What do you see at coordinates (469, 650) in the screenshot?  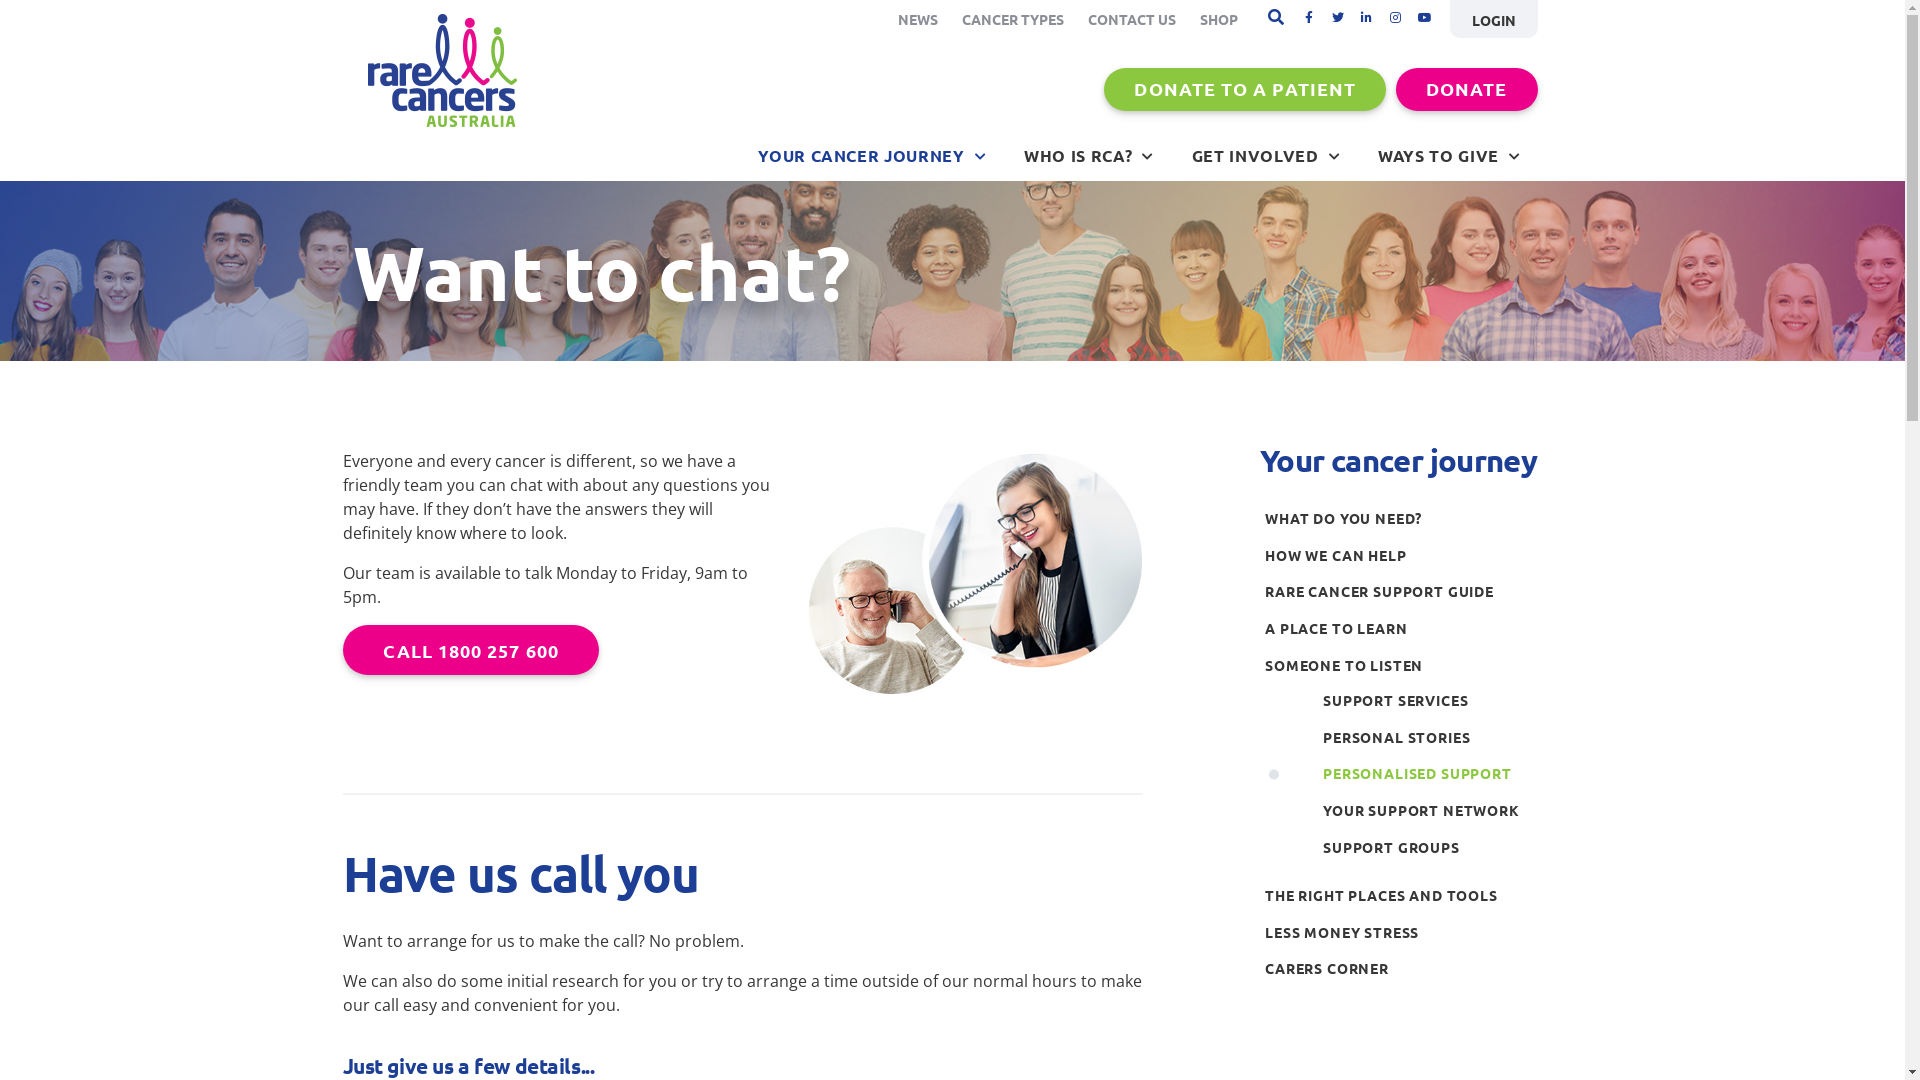 I see `'CALL 1800 257 600'` at bounding box center [469, 650].